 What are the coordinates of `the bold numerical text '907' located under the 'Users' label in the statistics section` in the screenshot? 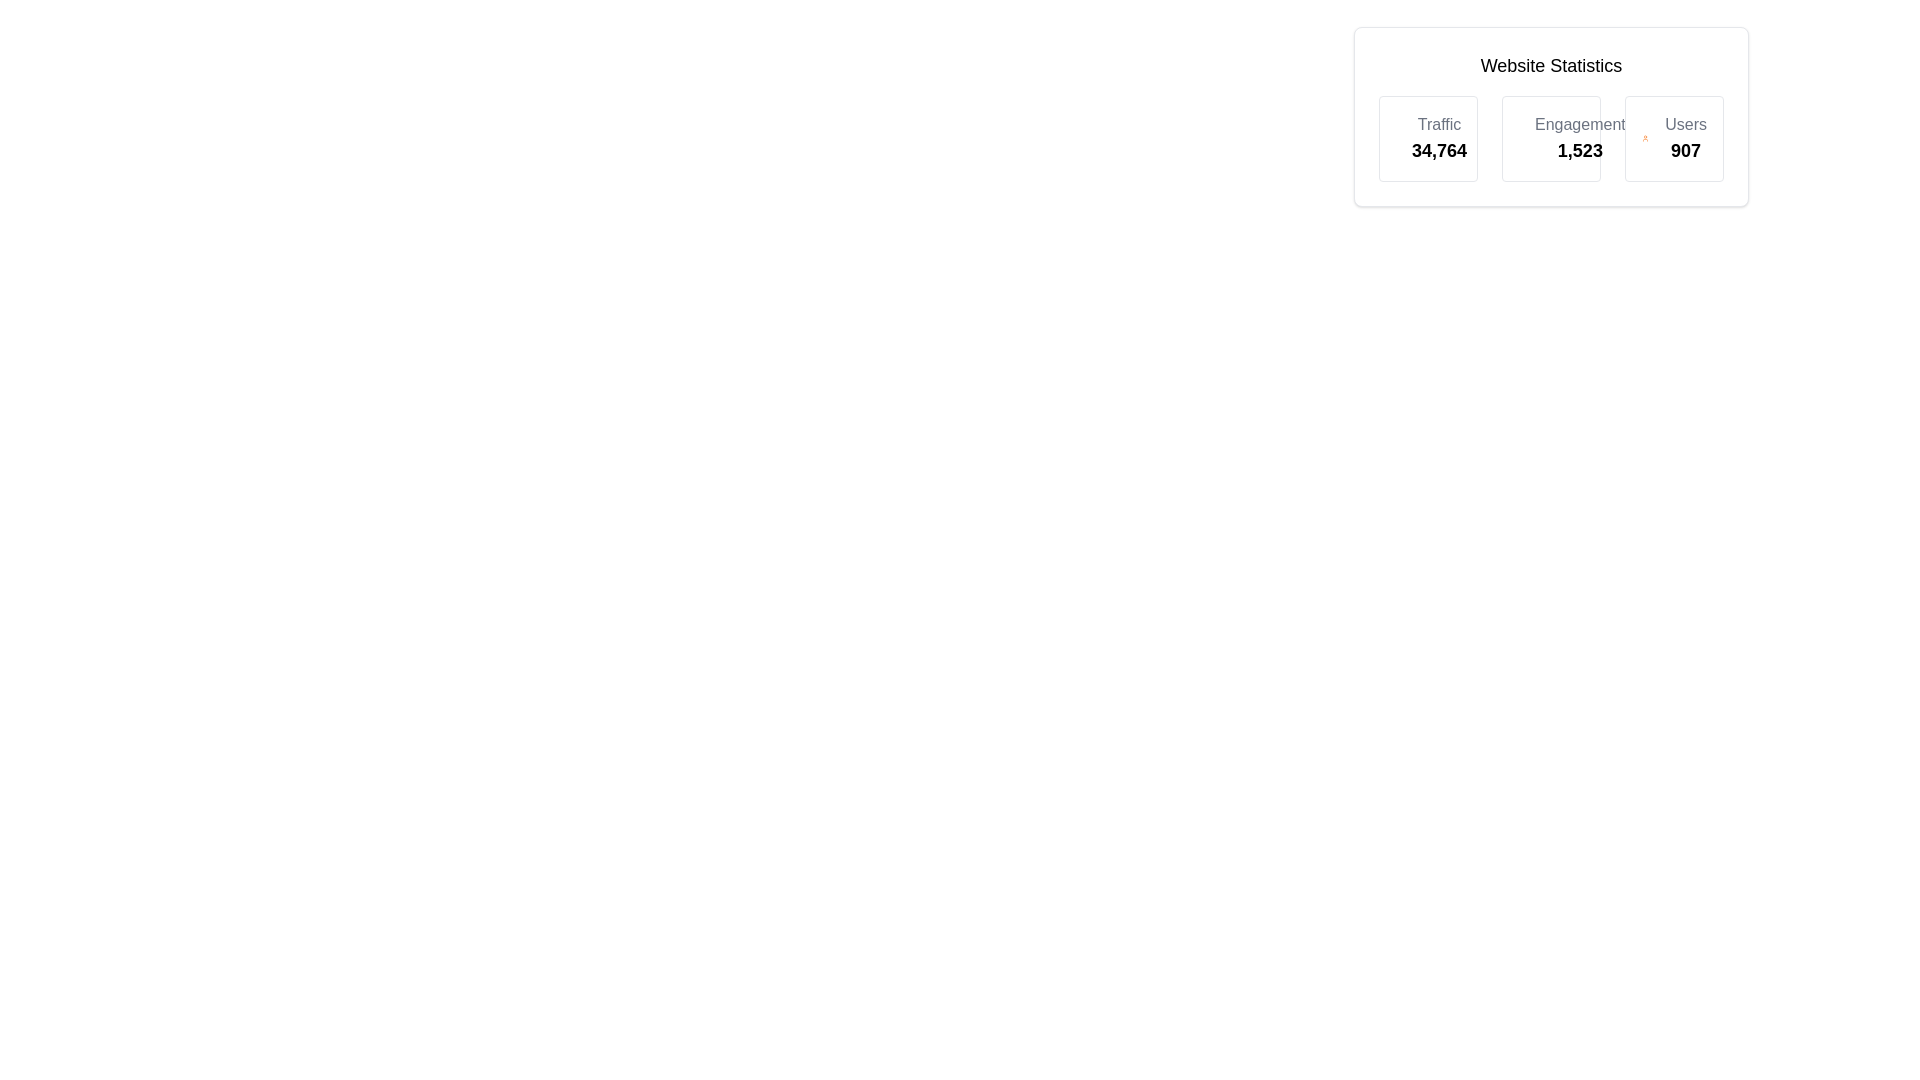 It's located at (1685, 149).